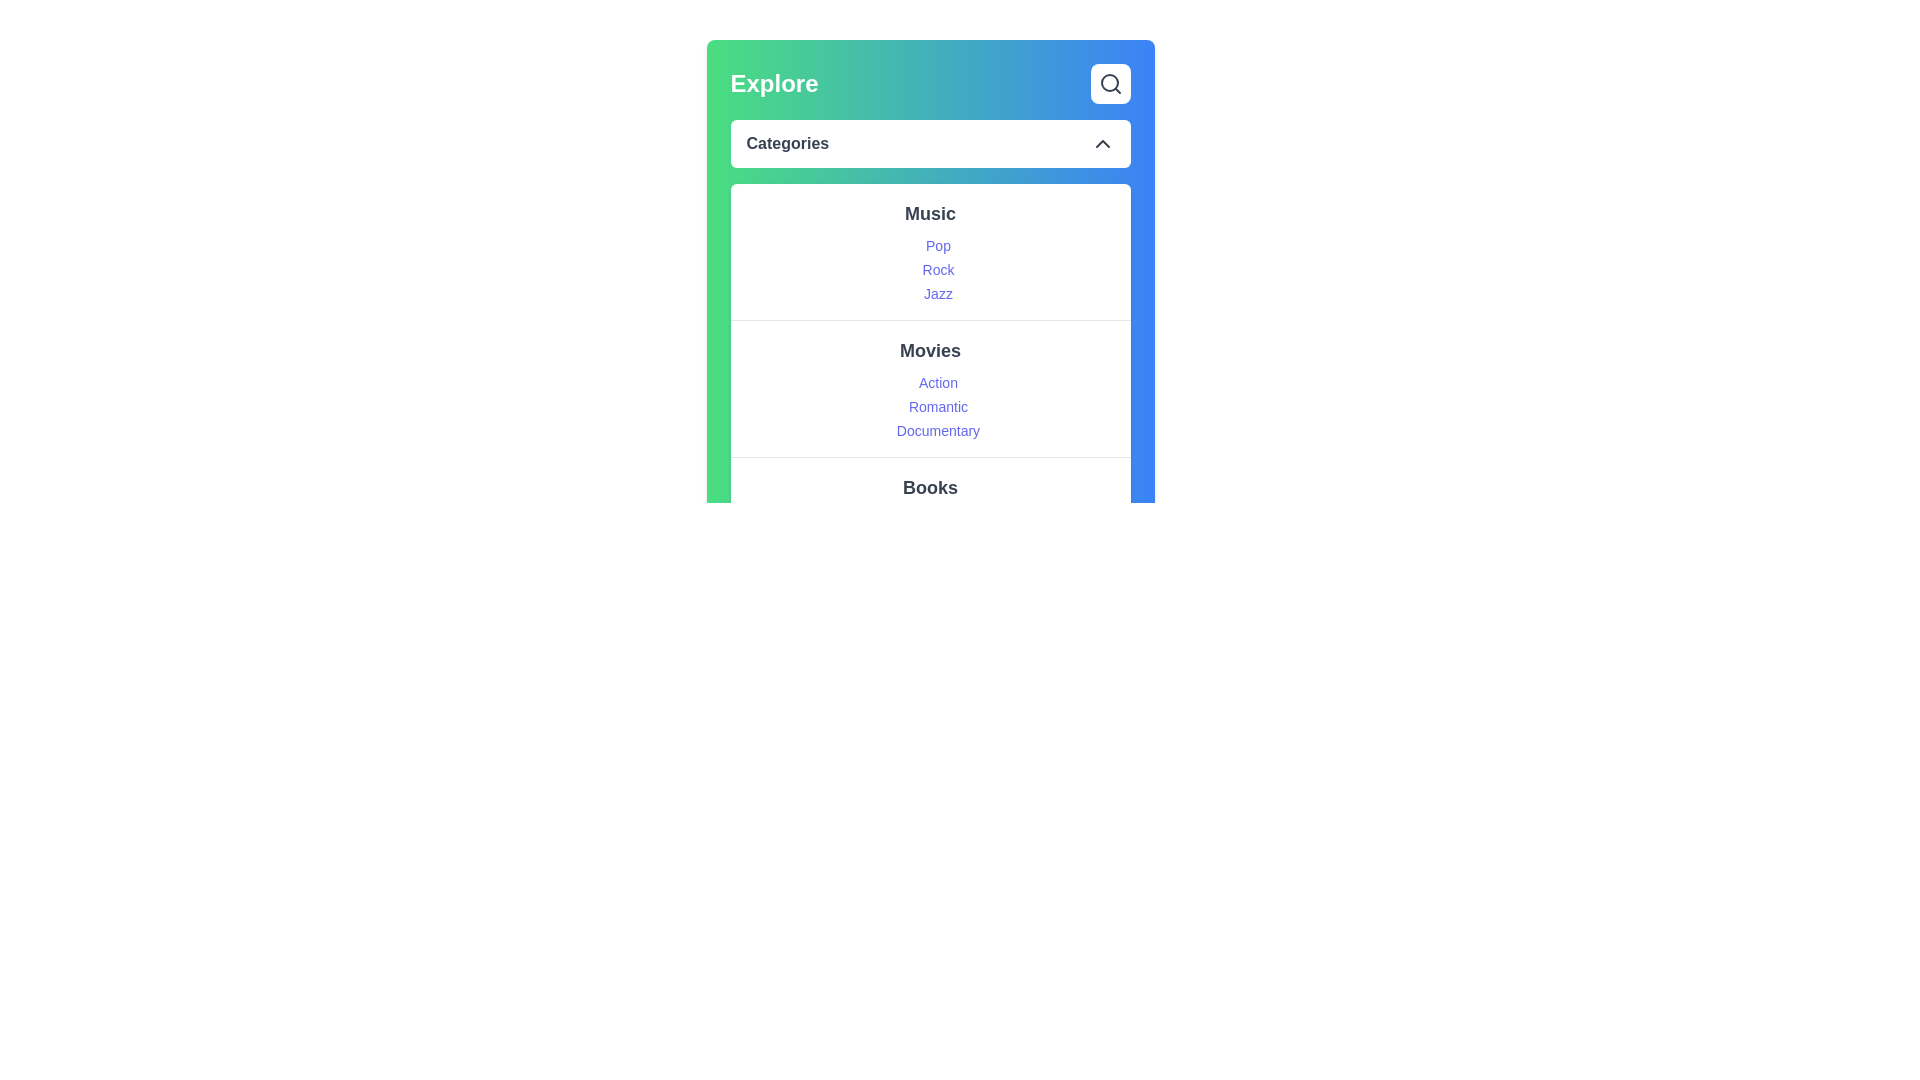 The height and width of the screenshot is (1080, 1920). What do you see at coordinates (1109, 83) in the screenshot?
I see `the search button located at the top-right corner under the 'Explore' label to initiate a search action` at bounding box center [1109, 83].